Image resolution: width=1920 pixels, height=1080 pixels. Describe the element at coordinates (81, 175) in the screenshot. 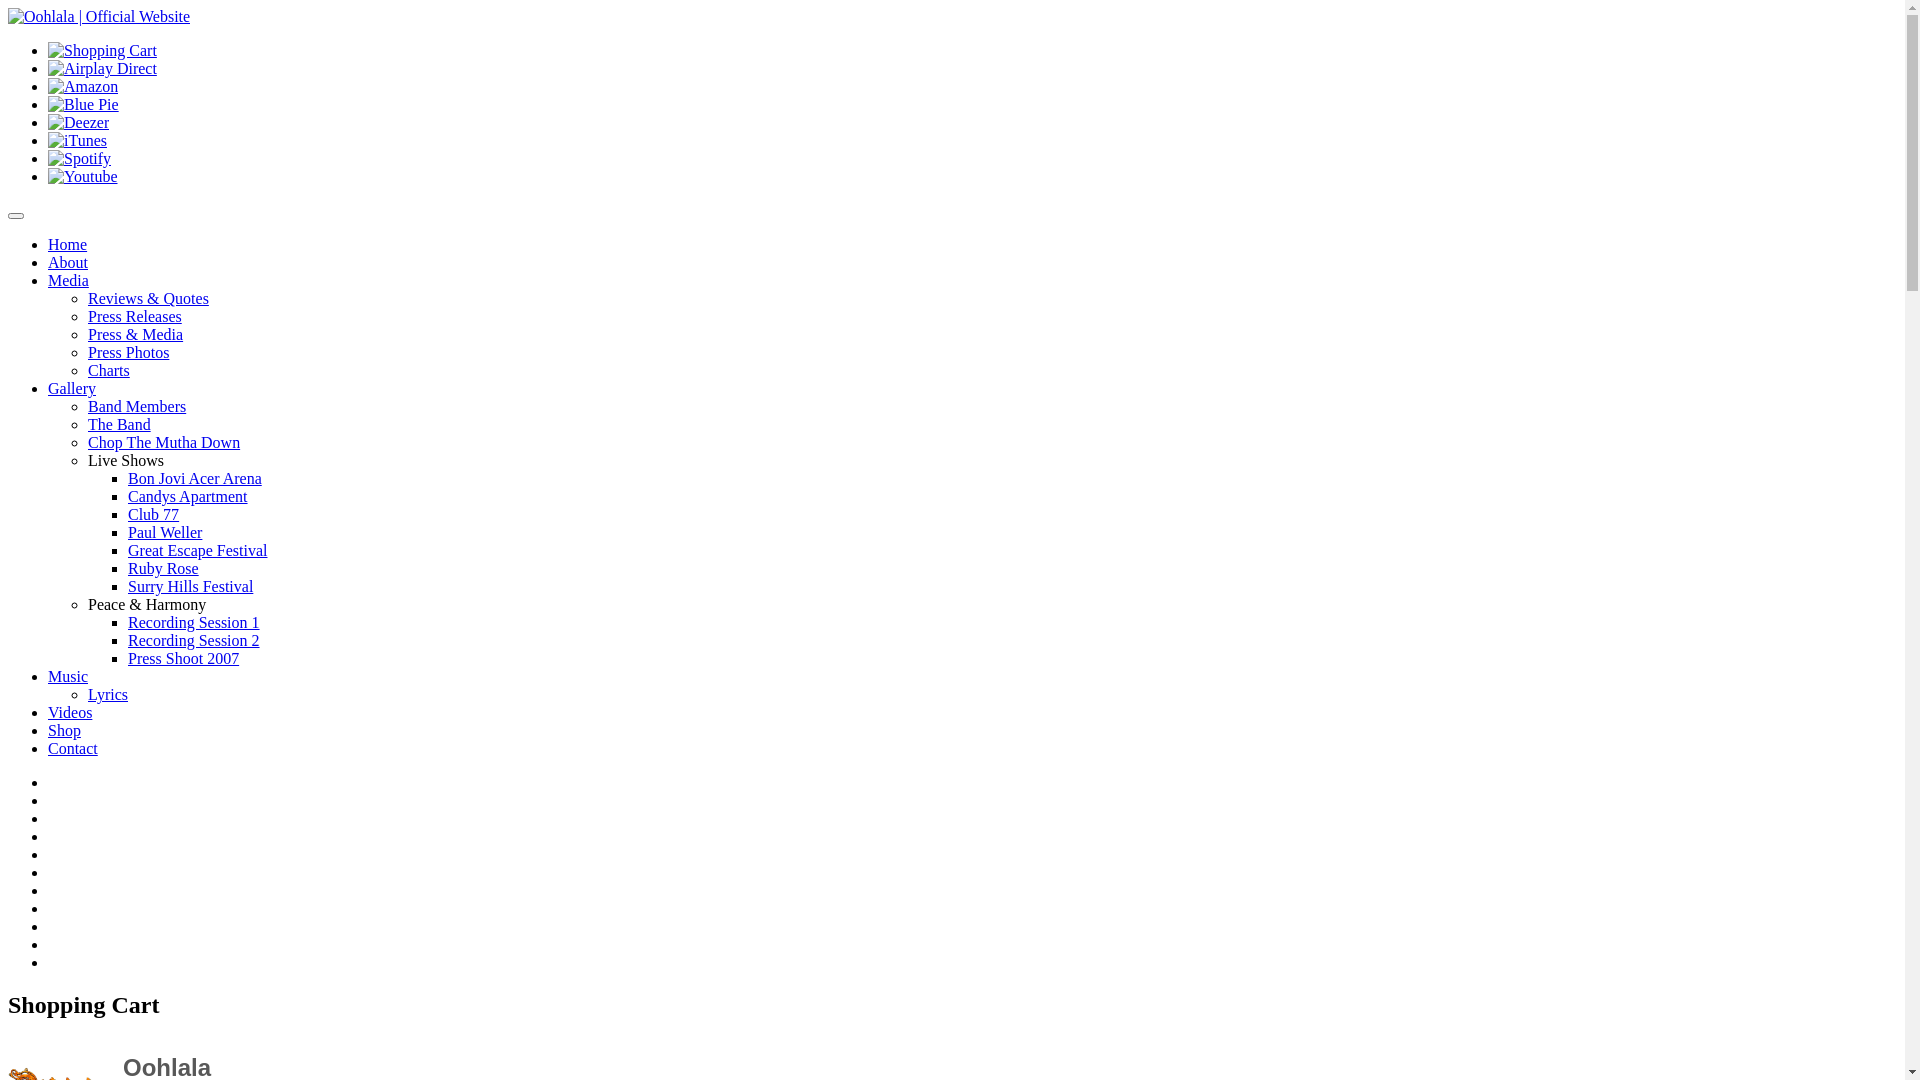

I see `'Youtube'` at that location.